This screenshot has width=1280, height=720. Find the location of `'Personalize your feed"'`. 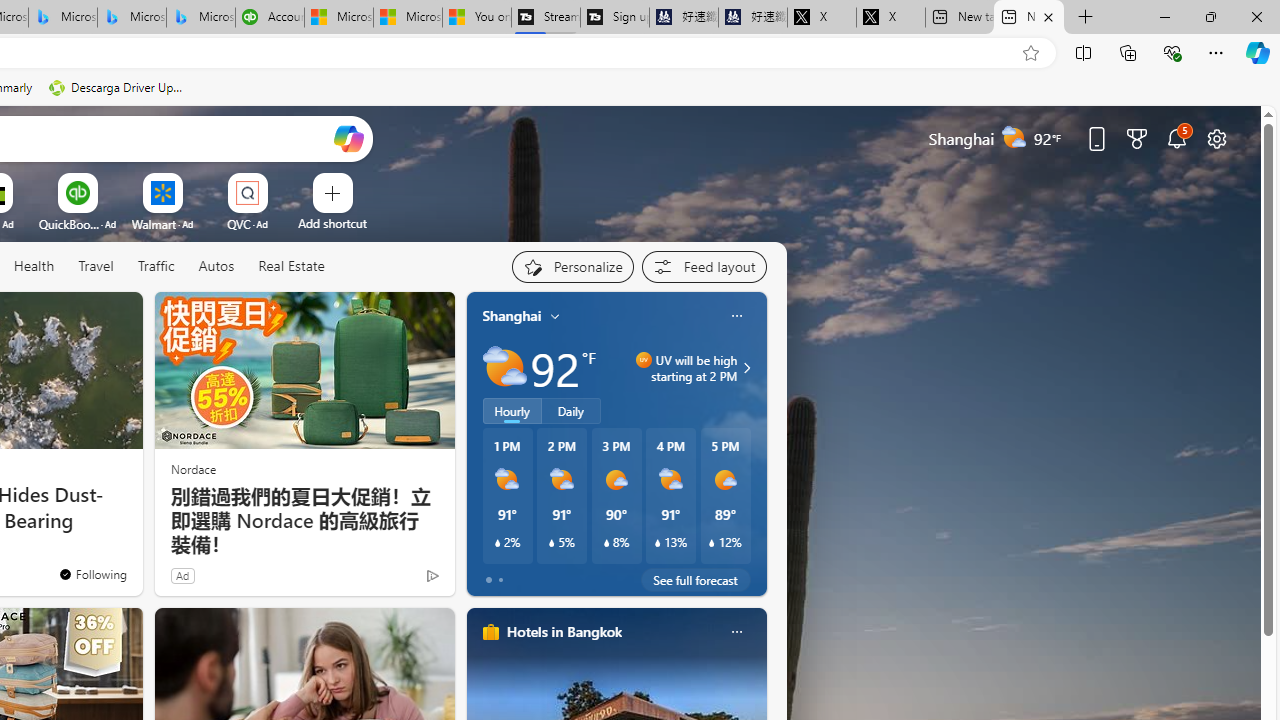

'Personalize your feed"' is located at coordinates (571, 266).